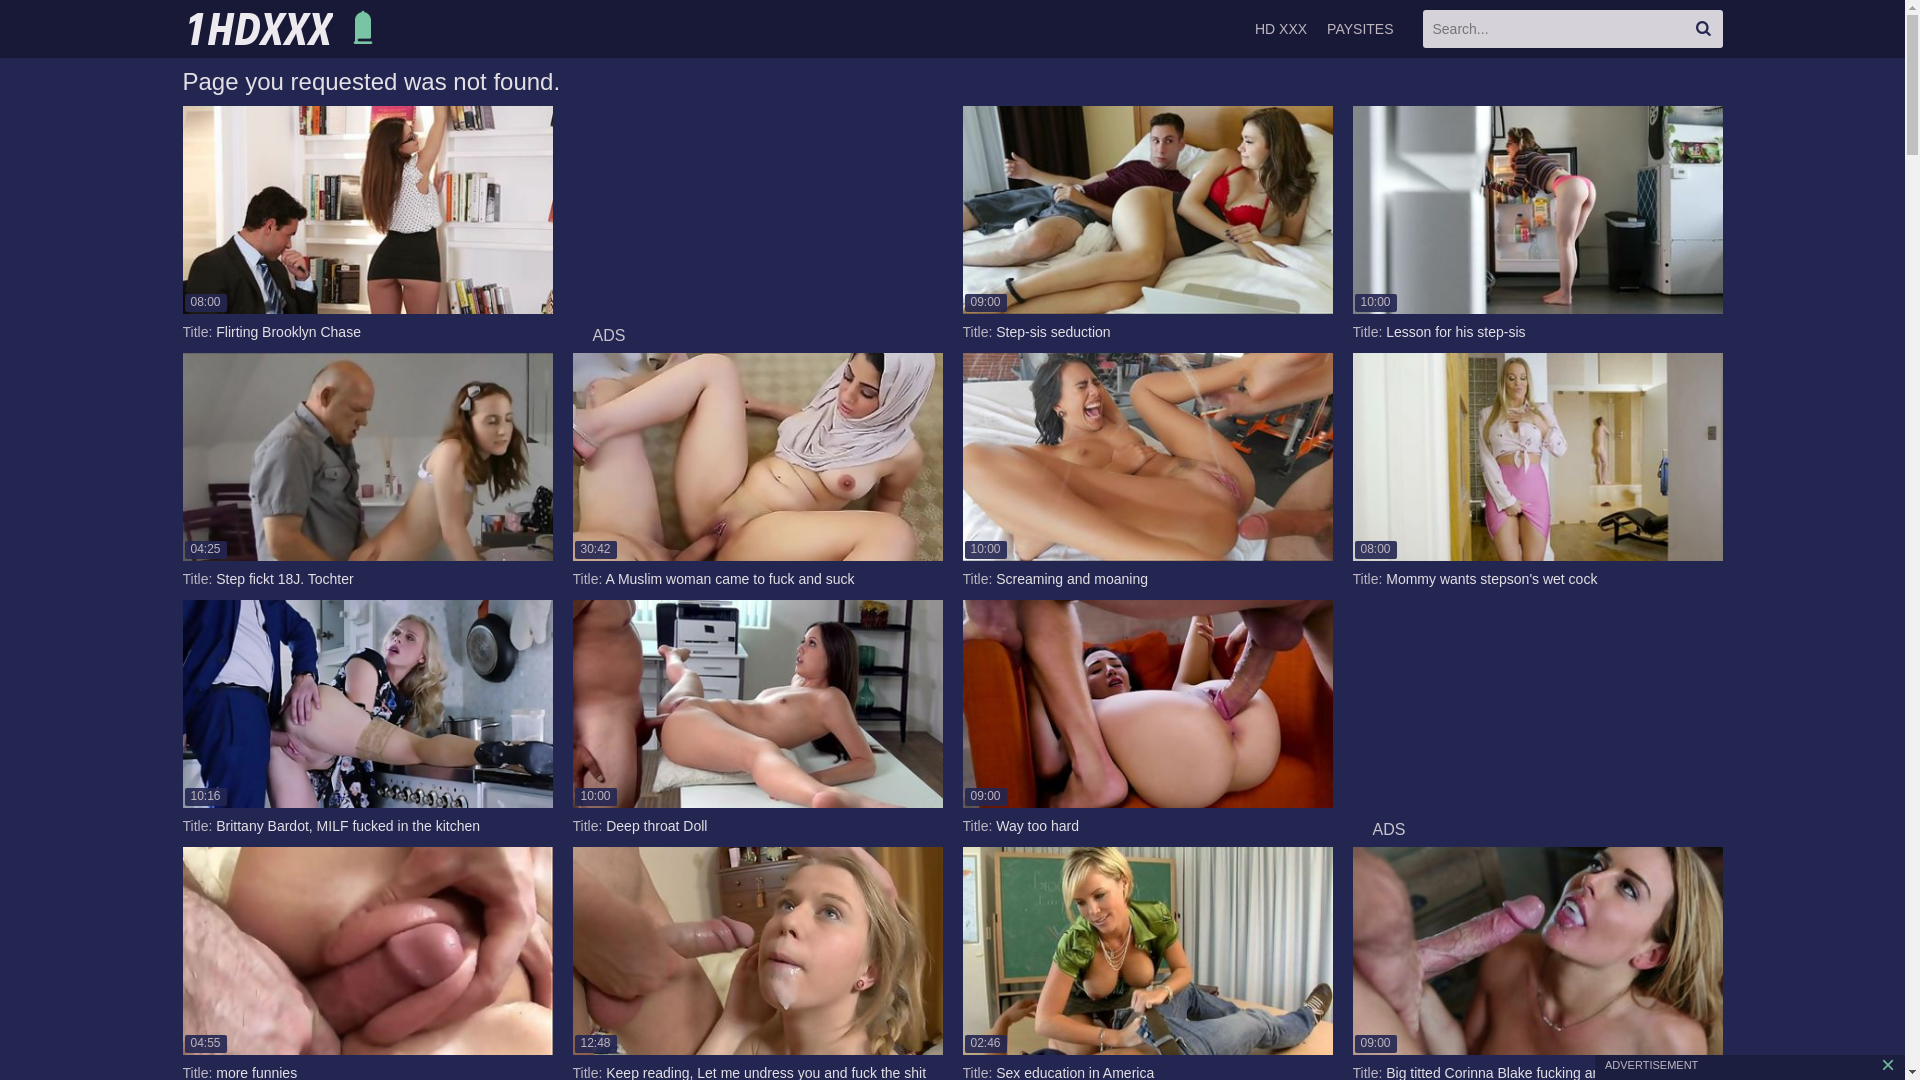 This screenshot has width=1920, height=1080. Describe the element at coordinates (1281, 29) in the screenshot. I see `'HD XXX'` at that location.